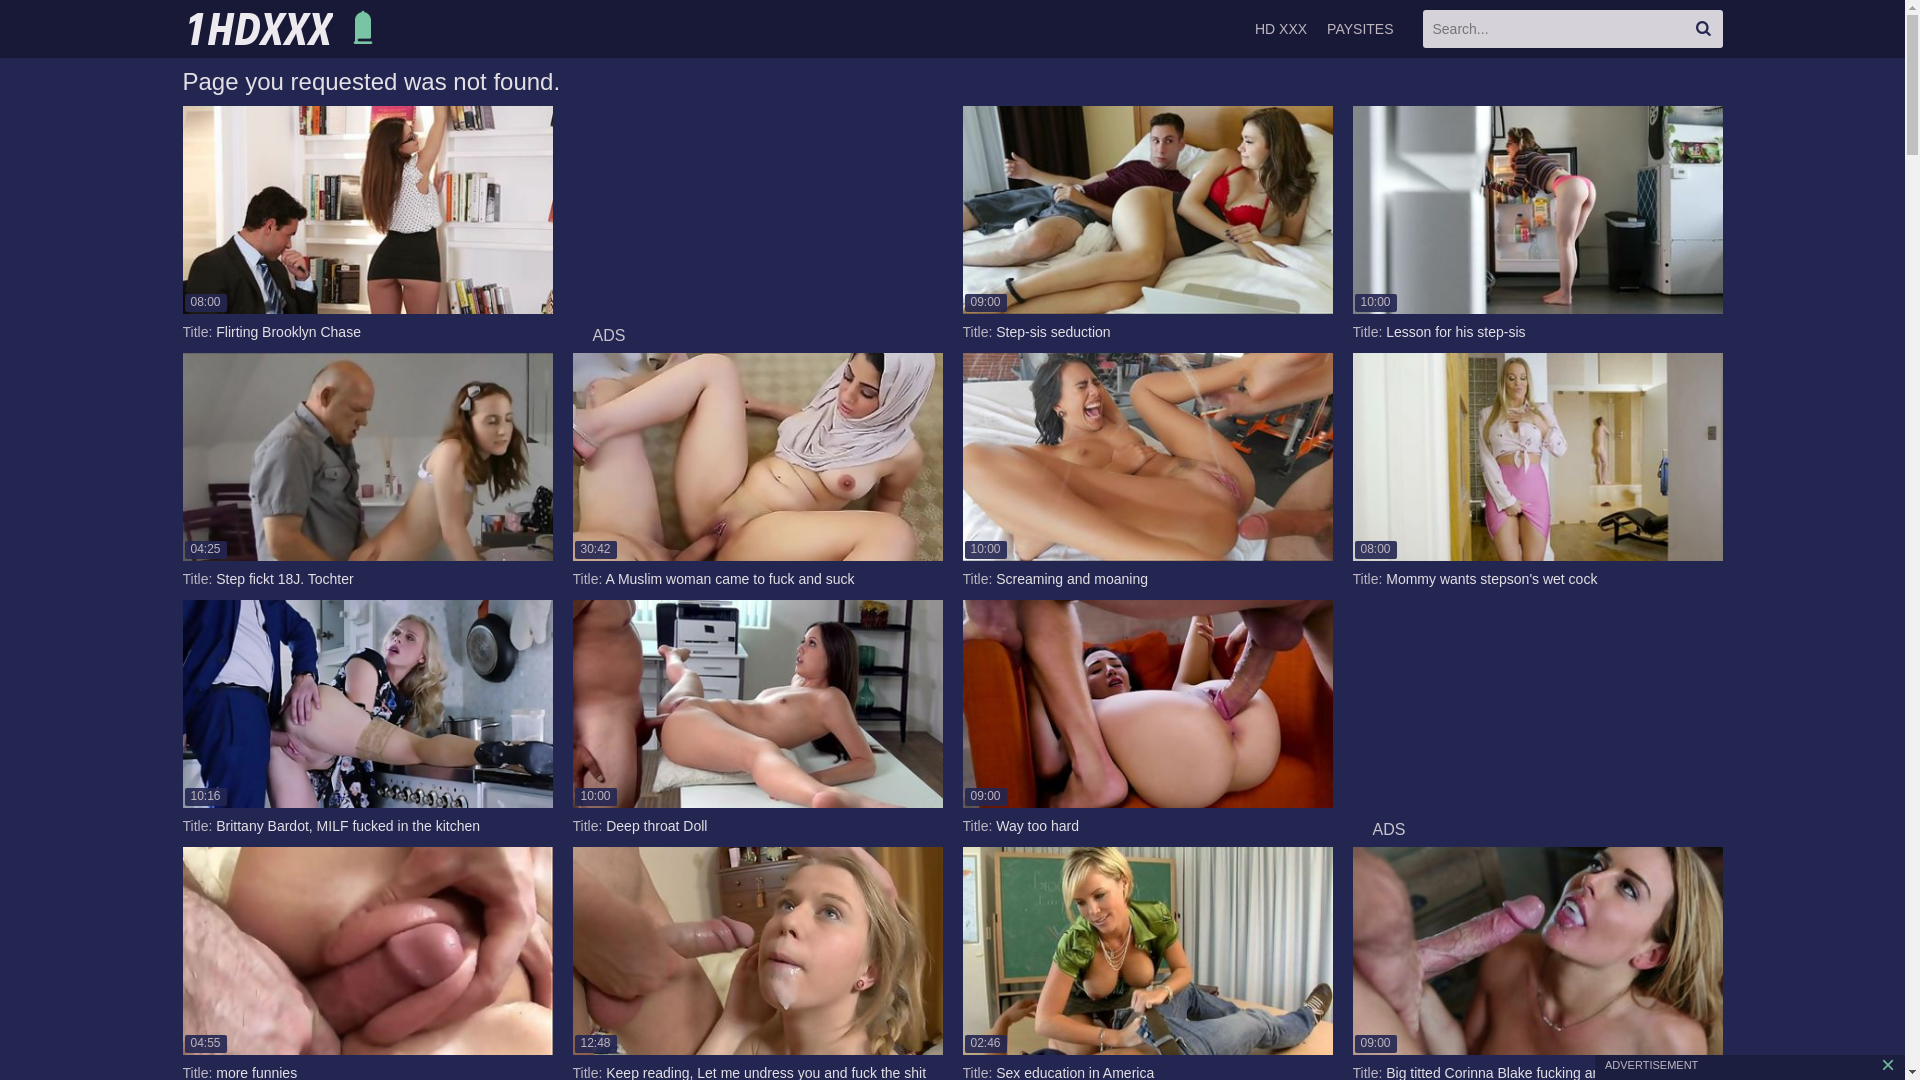 This screenshot has width=1920, height=1080. Describe the element at coordinates (1281, 29) in the screenshot. I see `'HD XXX'` at that location.